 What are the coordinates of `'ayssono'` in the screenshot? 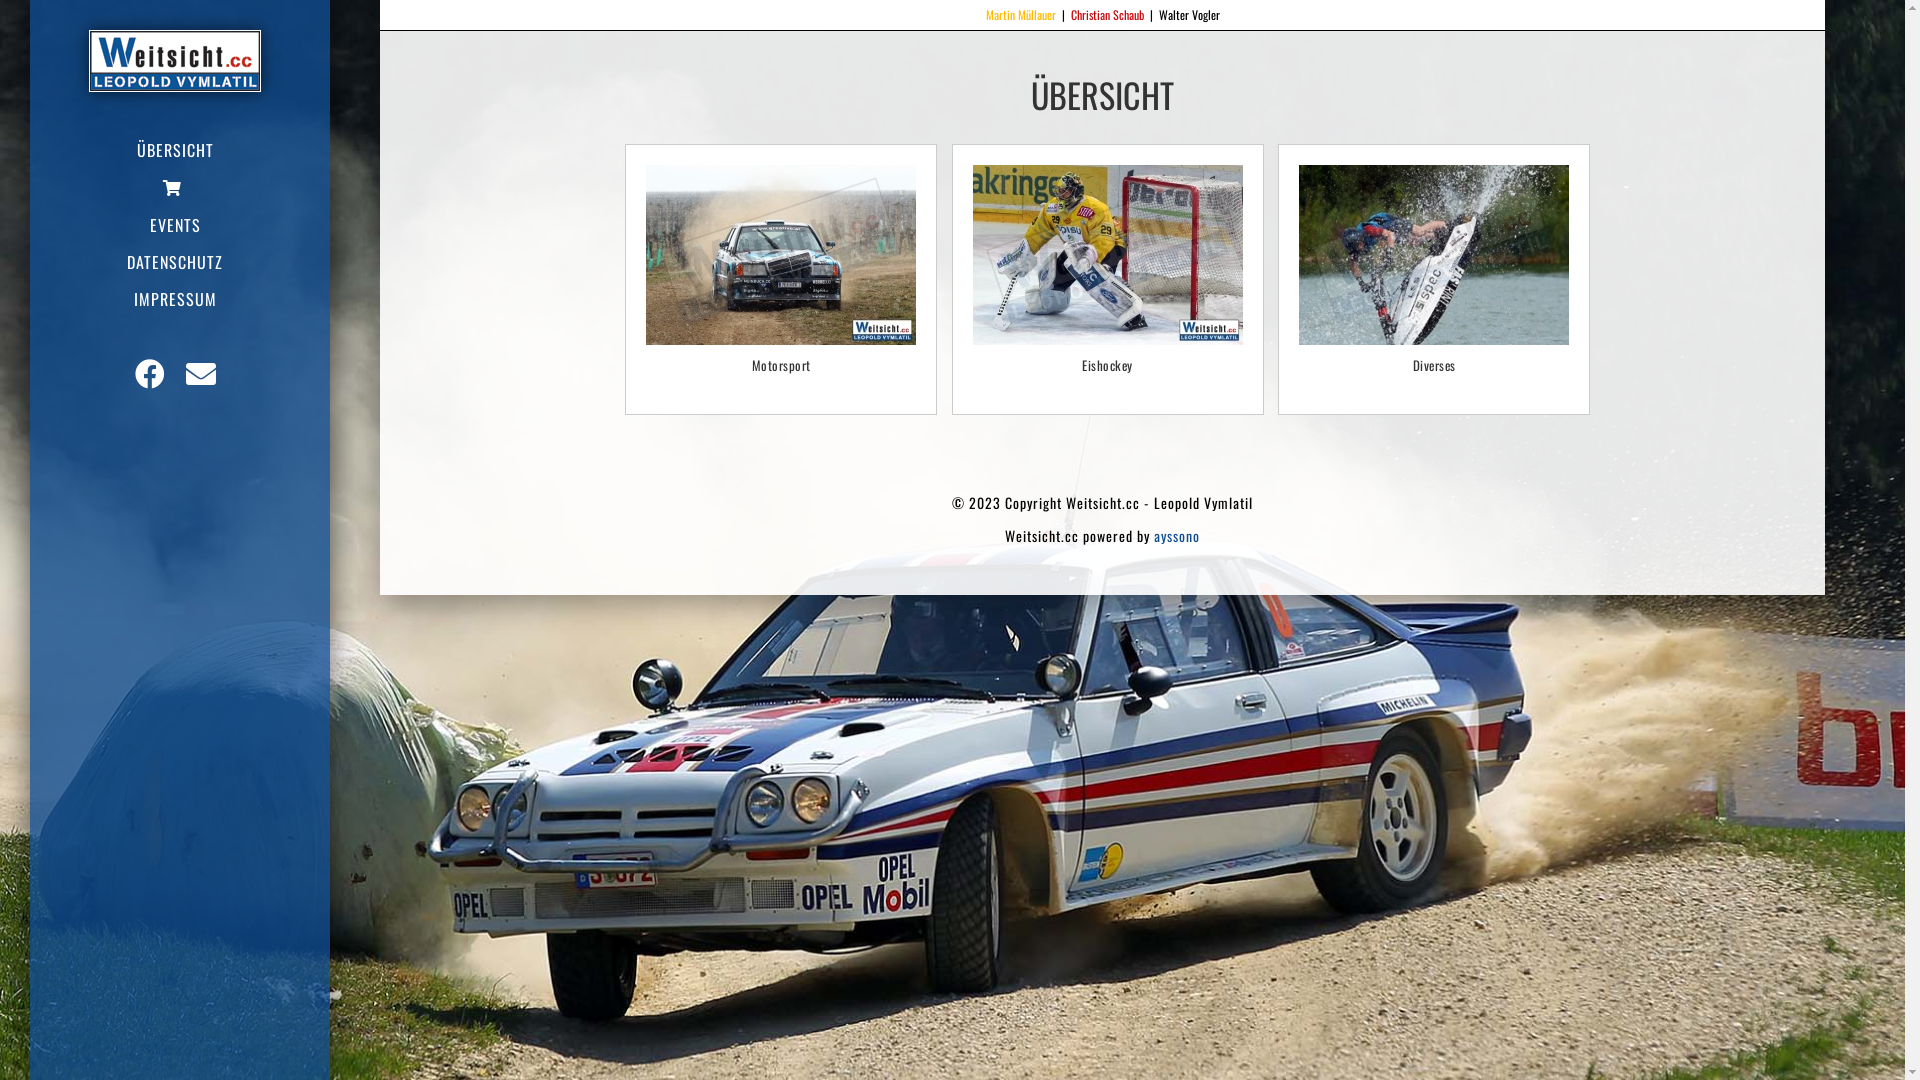 It's located at (1153, 534).